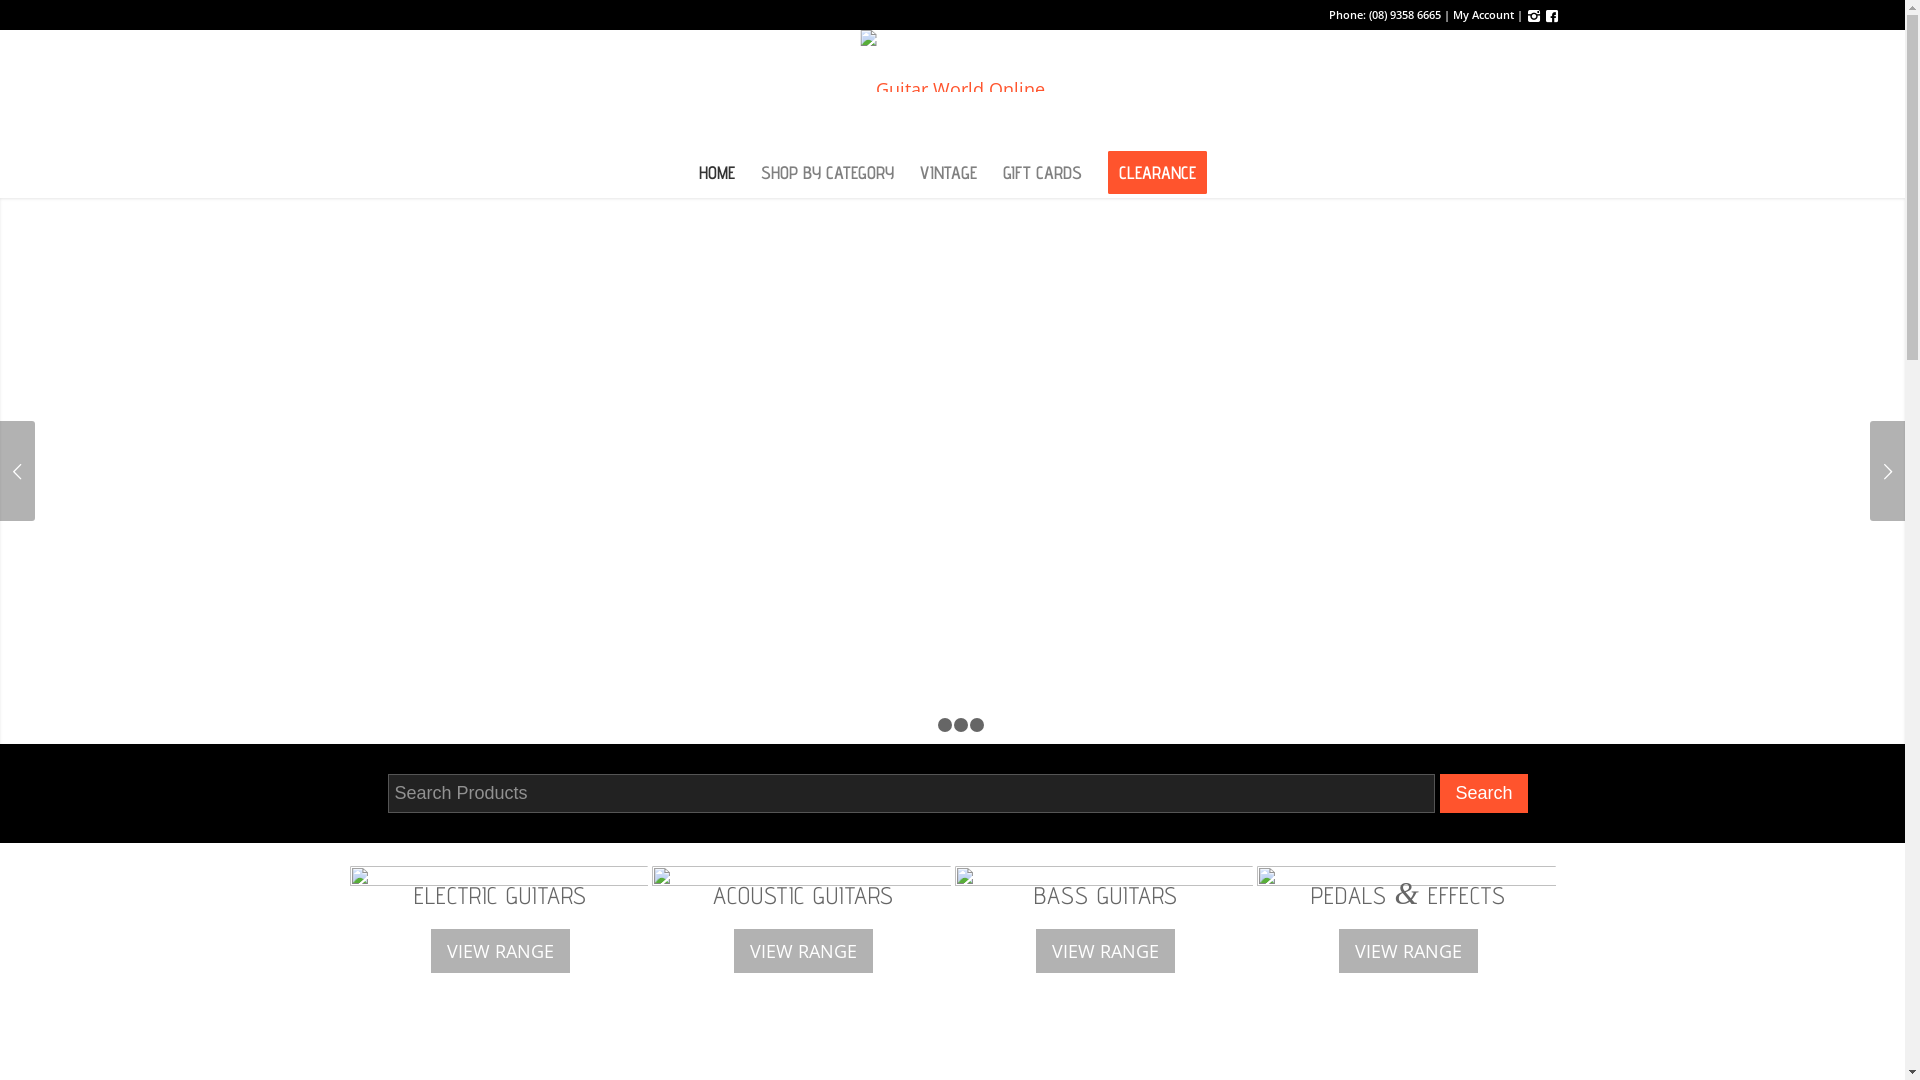 This screenshot has width=1920, height=1080. Describe the element at coordinates (827, 172) in the screenshot. I see `'SHOP BY CATEGORY'` at that location.